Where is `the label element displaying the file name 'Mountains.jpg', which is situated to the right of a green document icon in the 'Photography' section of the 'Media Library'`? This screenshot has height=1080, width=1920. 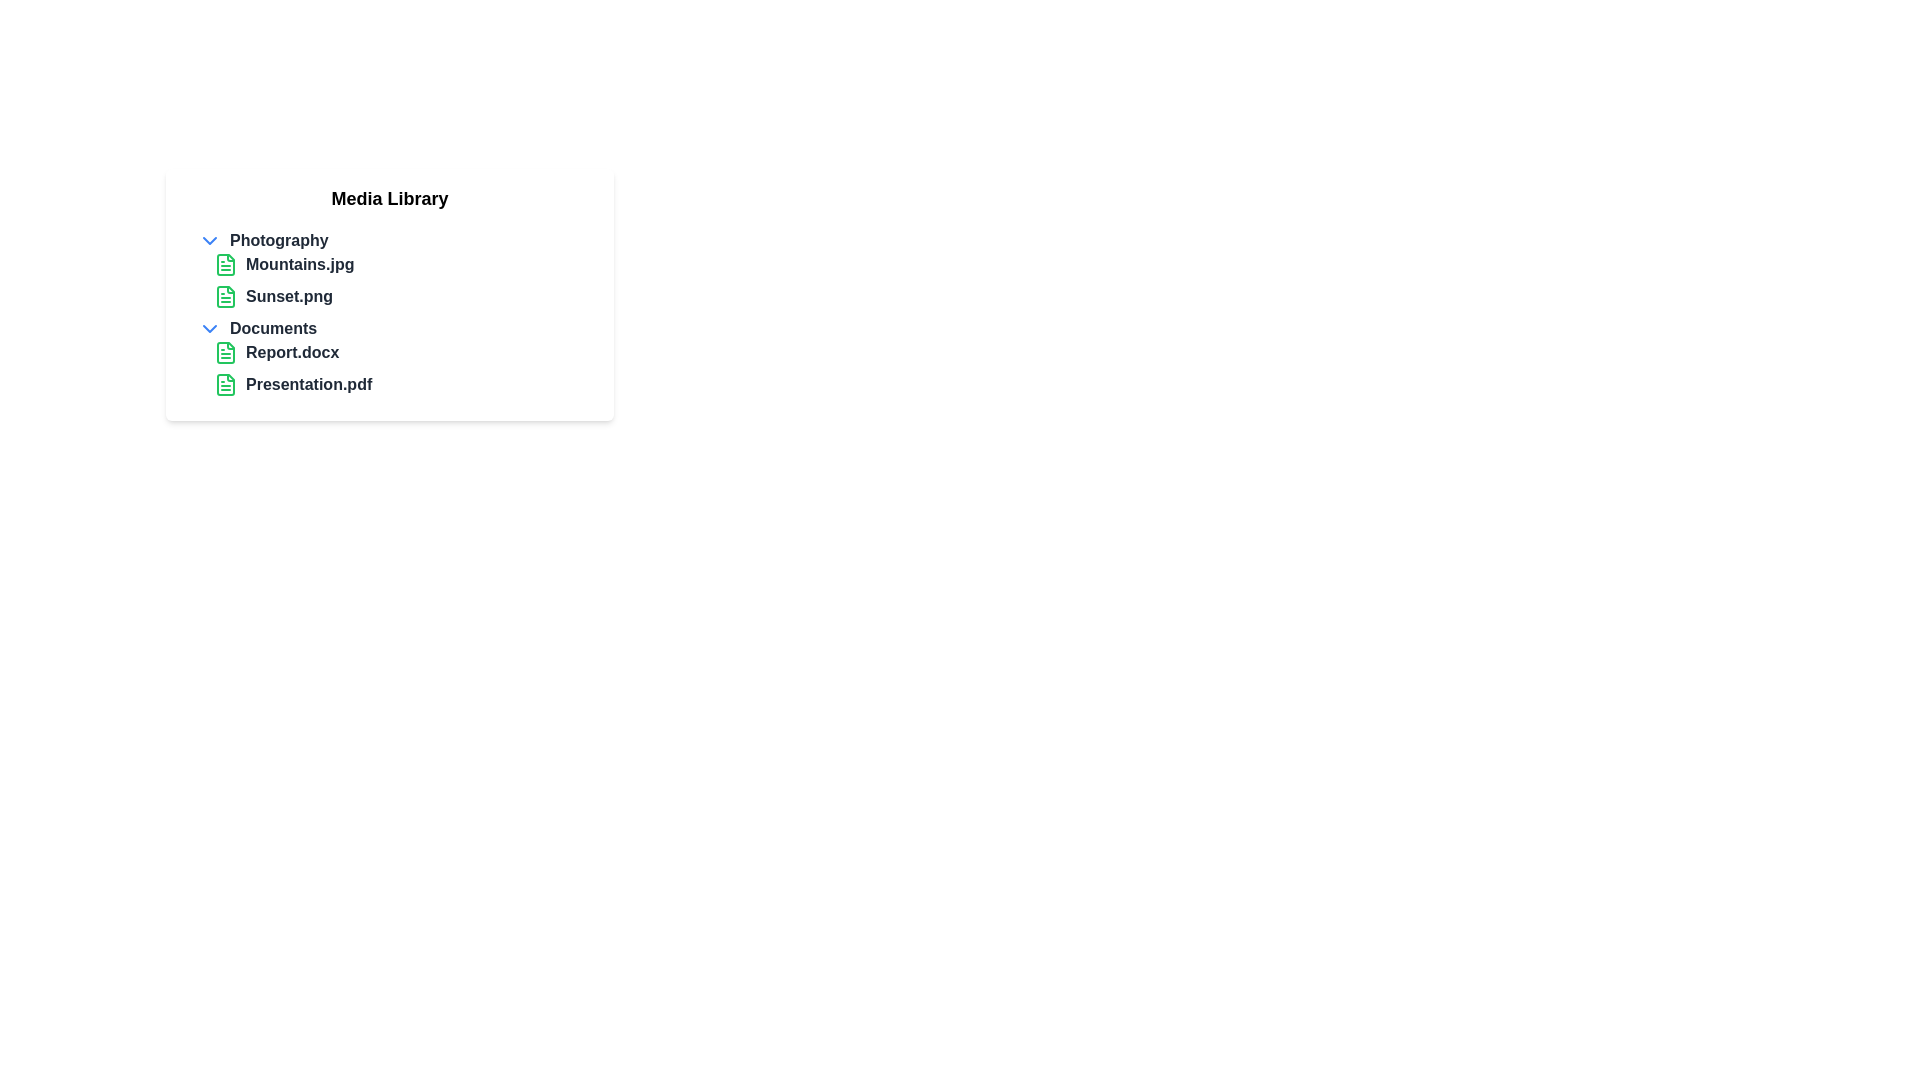 the label element displaying the file name 'Mountains.jpg', which is situated to the right of a green document icon in the 'Photography' section of the 'Media Library' is located at coordinates (299, 264).